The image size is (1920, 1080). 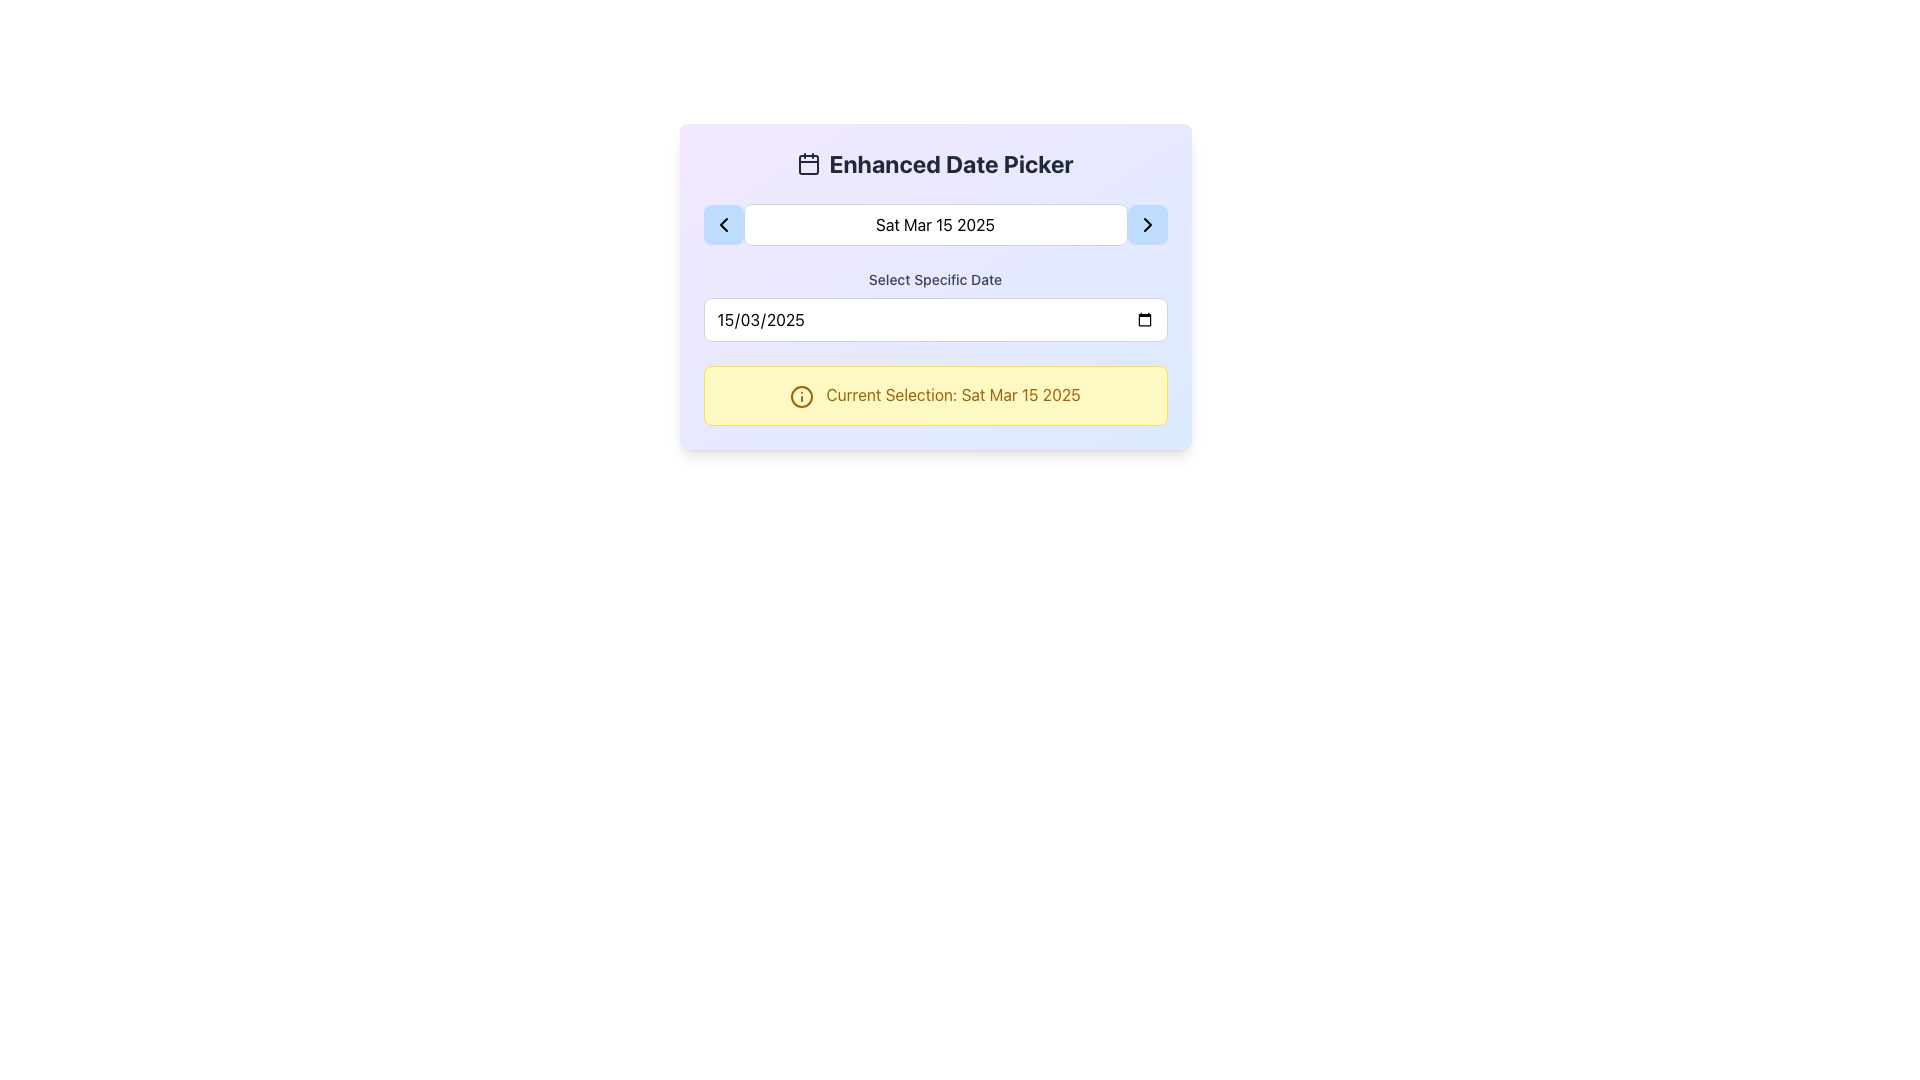 What do you see at coordinates (1147, 224) in the screenshot?
I see `the light blue rounded rectangular button with a right arrow icon located at the far right of the upper section of the date picker interface` at bounding box center [1147, 224].